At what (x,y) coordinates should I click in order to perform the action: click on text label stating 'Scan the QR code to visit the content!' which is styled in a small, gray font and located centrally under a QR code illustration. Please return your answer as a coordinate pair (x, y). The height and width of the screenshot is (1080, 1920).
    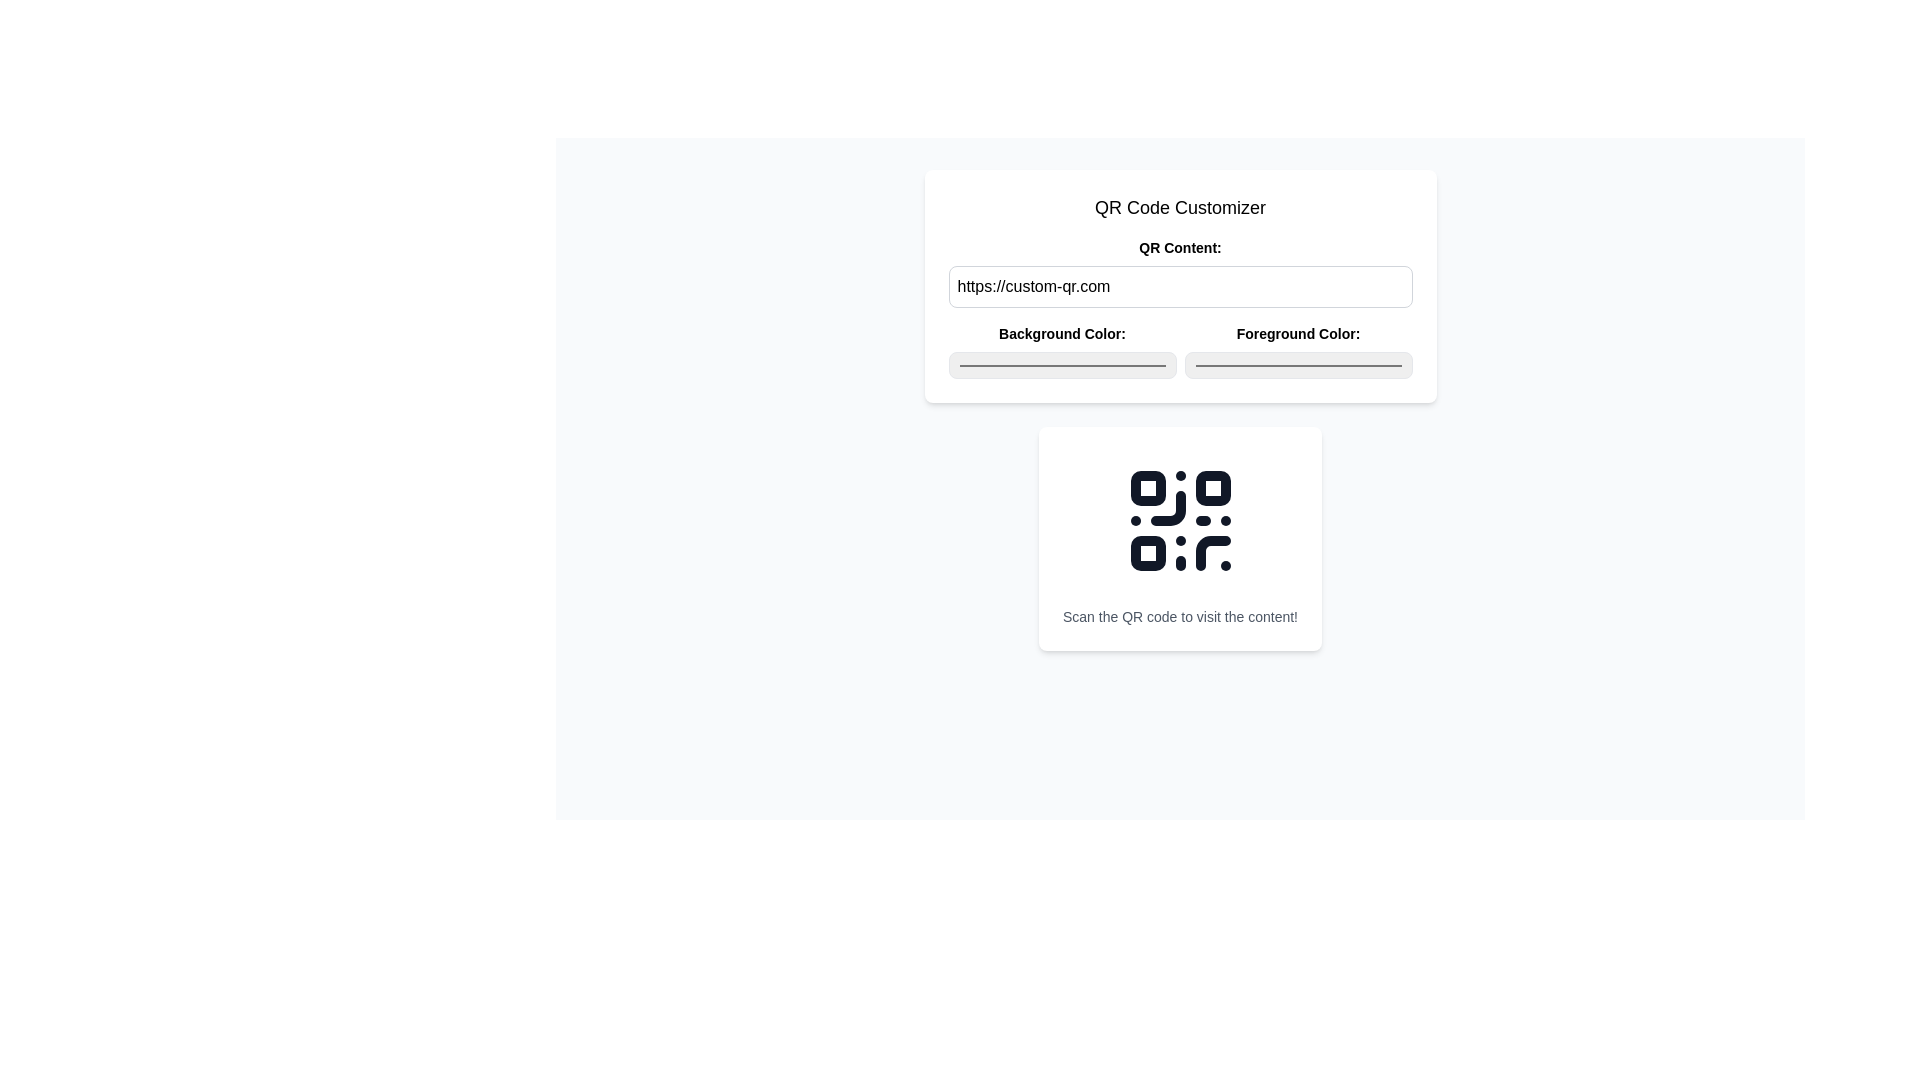
    Looking at the image, I should click on (1180, 616).